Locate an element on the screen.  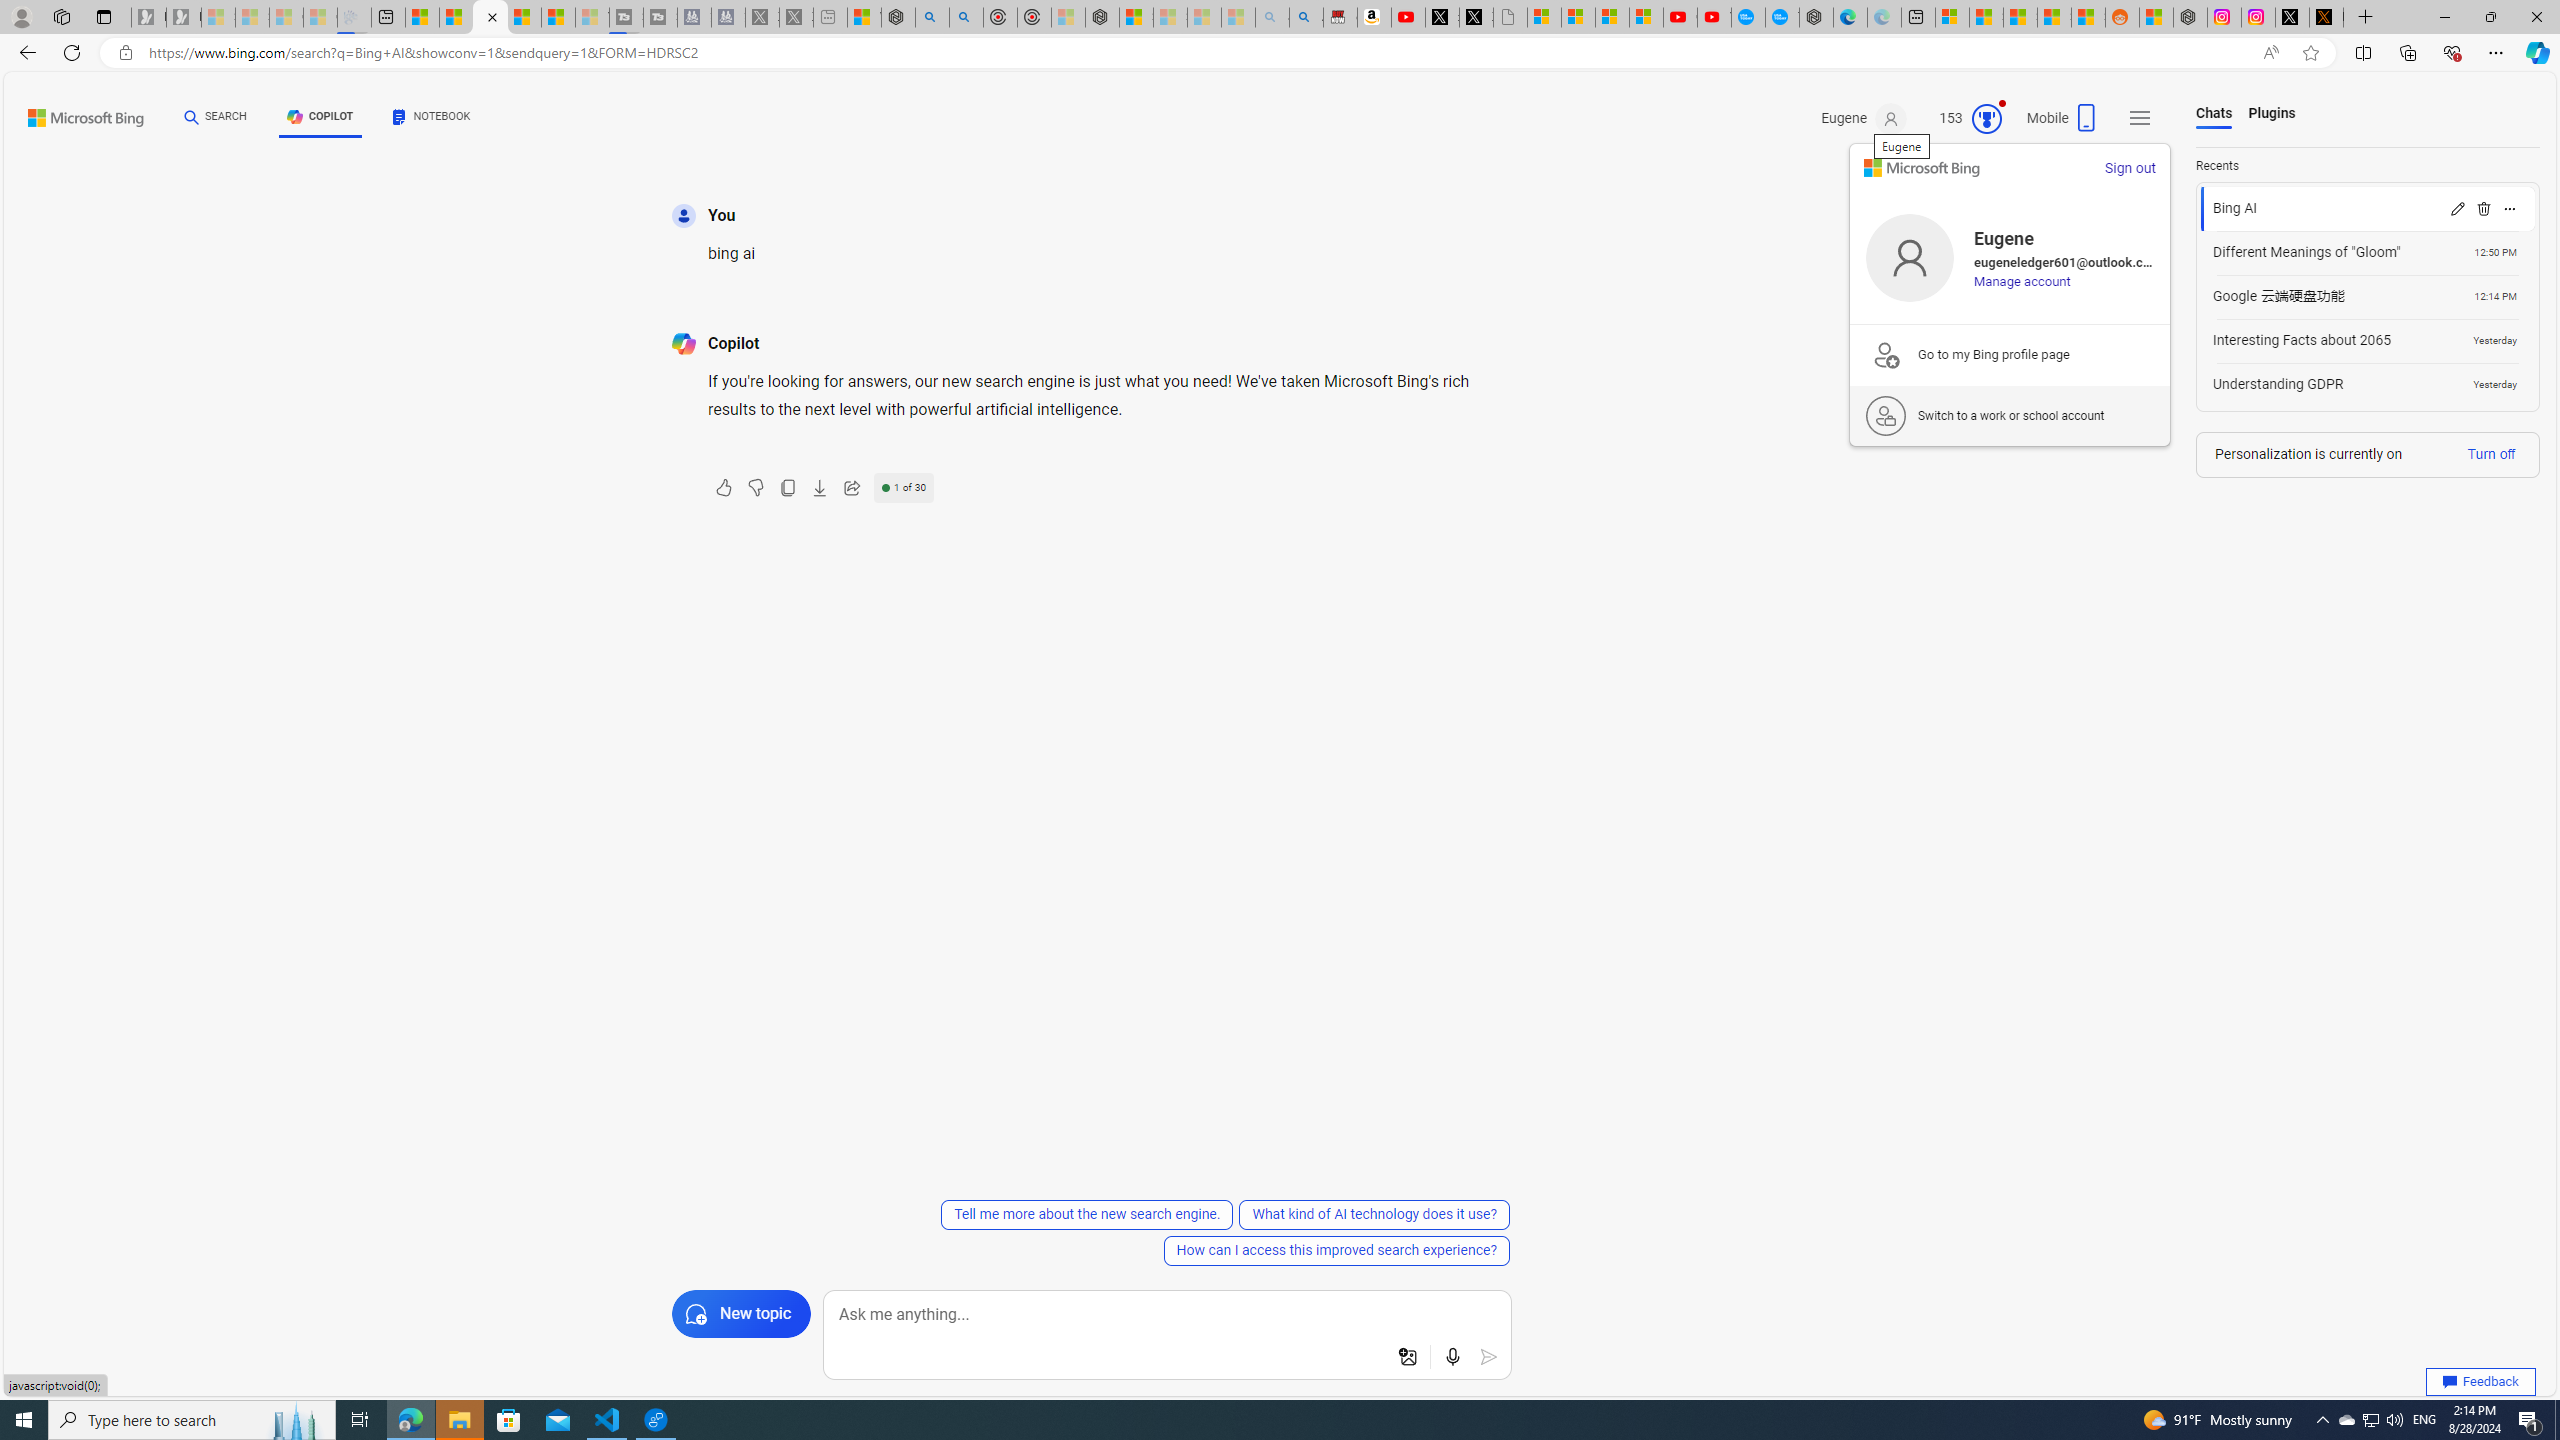
'poe - Search' is located at coordinates (930, 16).